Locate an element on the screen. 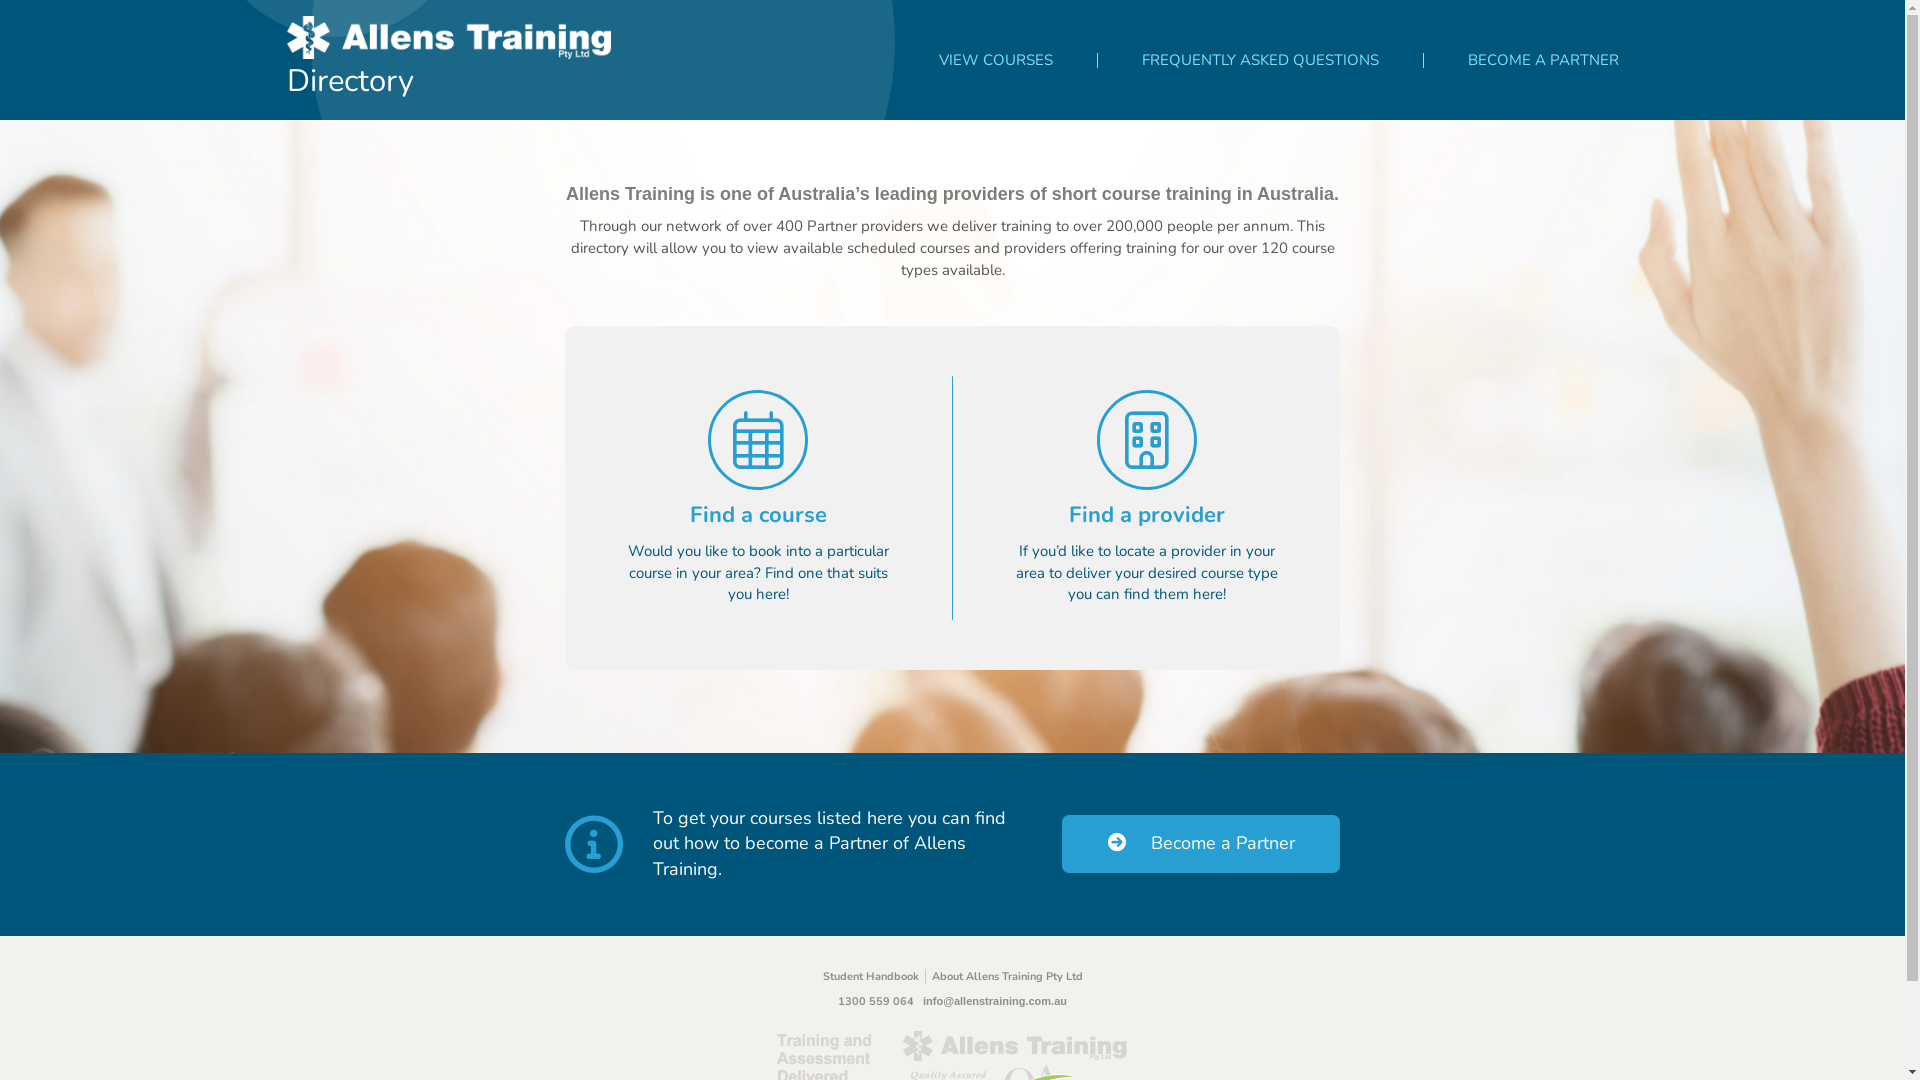 This screenshot has width=1920, height=1080. 'FREQUENTLY ASKED QUESTIONS' is located at coordinates (1259, 59).